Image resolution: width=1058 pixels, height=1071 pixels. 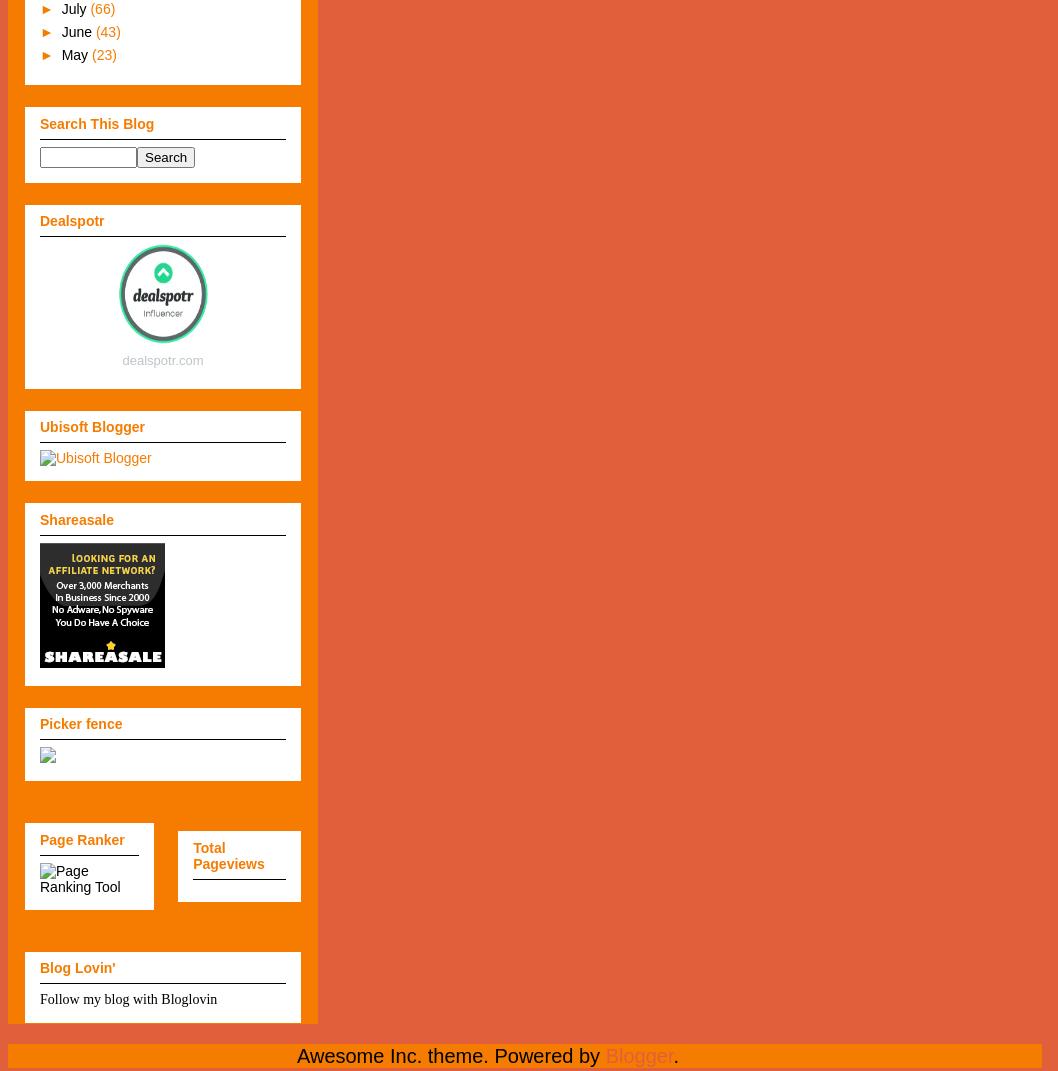 I want to click on 'Picker fence', so click(x=81, y=723).